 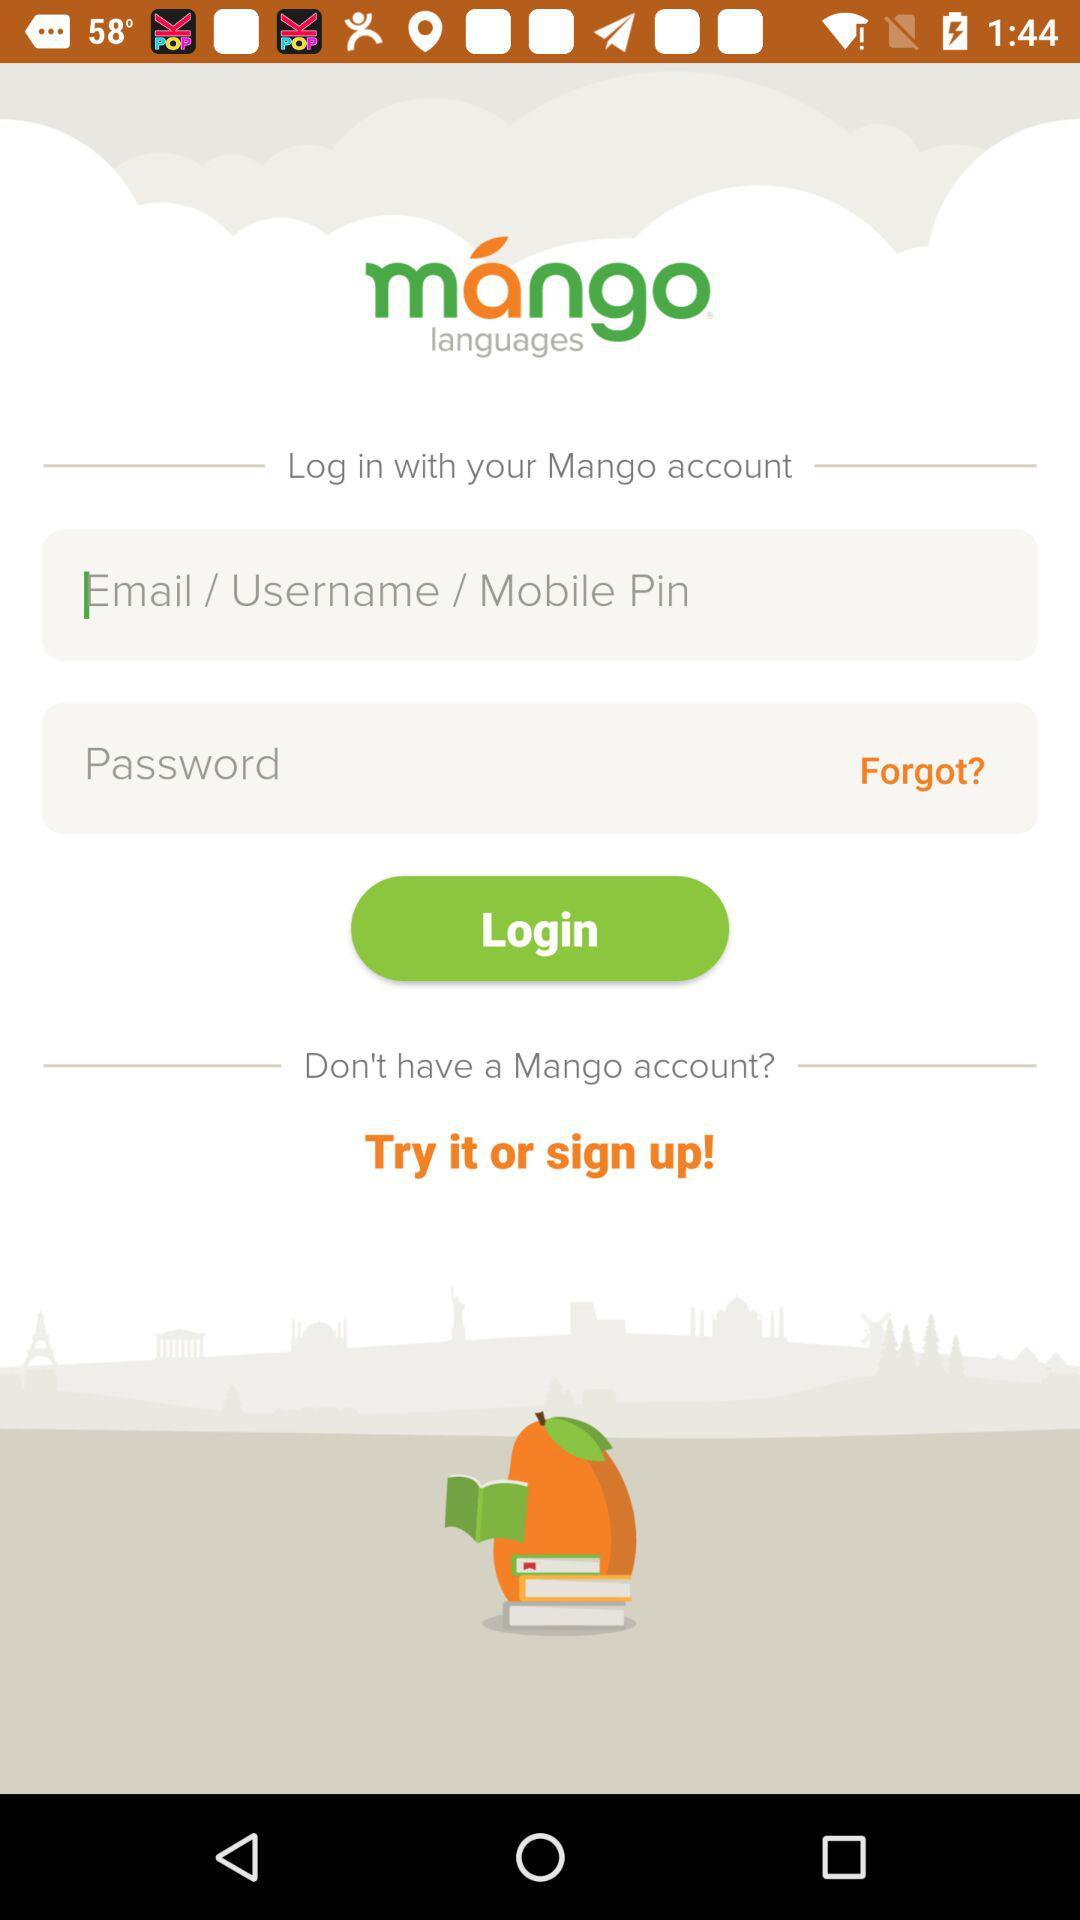 What do you see at coordinates (540, 594) in the screenshot?
I see `your name` at bounding box center [540, 594].